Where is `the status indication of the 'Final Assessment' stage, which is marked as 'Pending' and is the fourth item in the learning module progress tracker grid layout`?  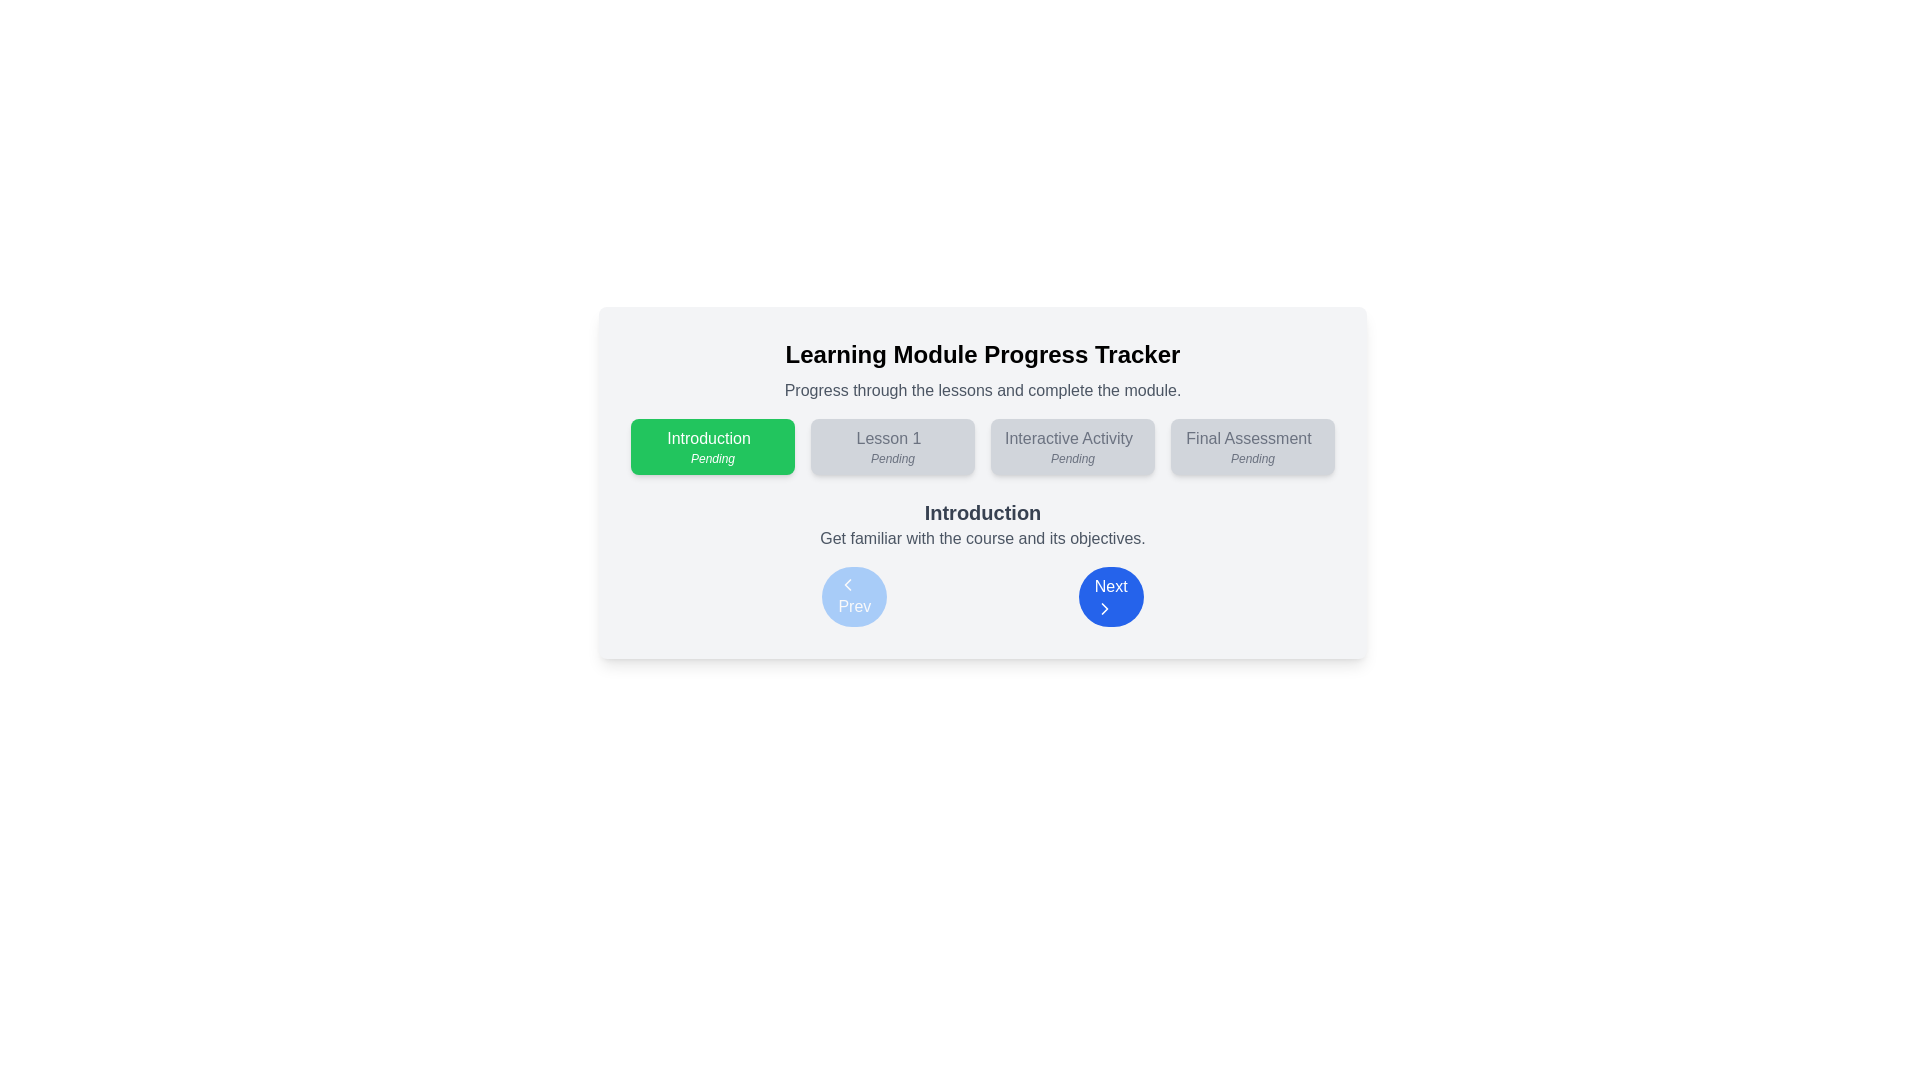 the status indication of the 'Final Assessment' stage, which is marked as 'Pending' and is the fourth item in the learning module progress tracker grid layout is located at coordinates (1251, 446).